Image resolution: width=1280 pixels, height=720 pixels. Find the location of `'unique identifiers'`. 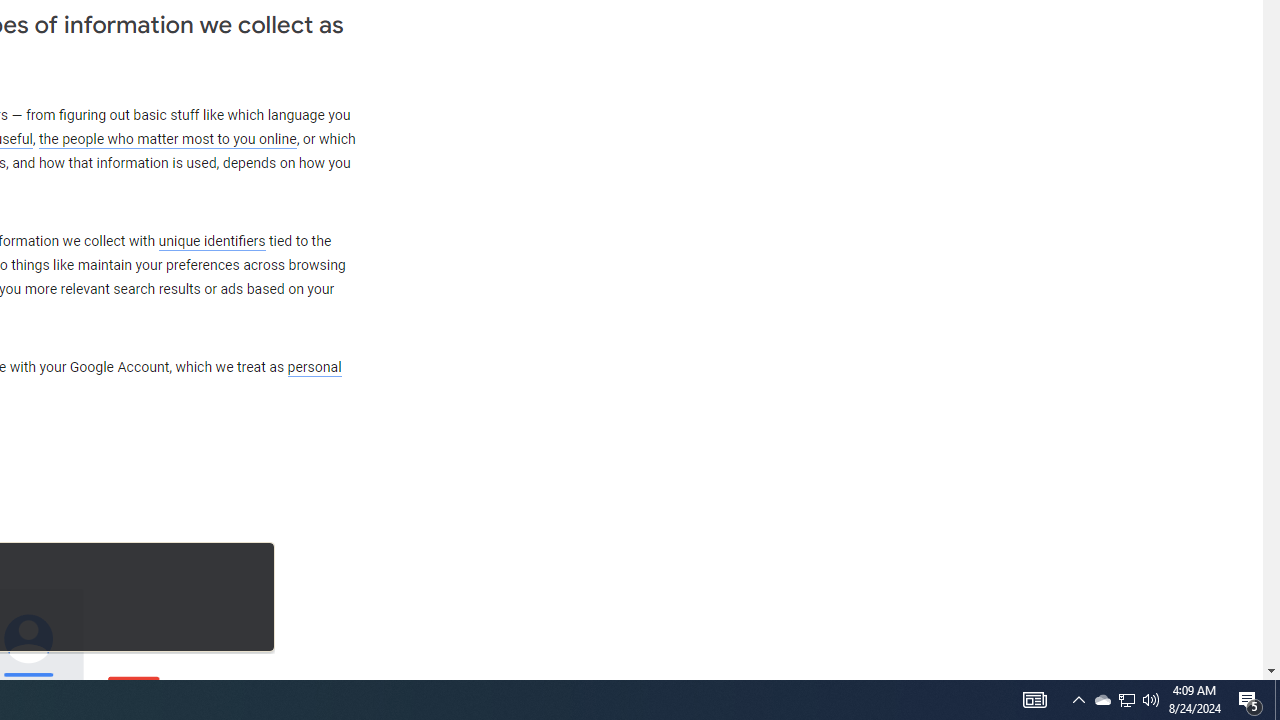

'unique identifiers' is located at coordinates (211, 240).